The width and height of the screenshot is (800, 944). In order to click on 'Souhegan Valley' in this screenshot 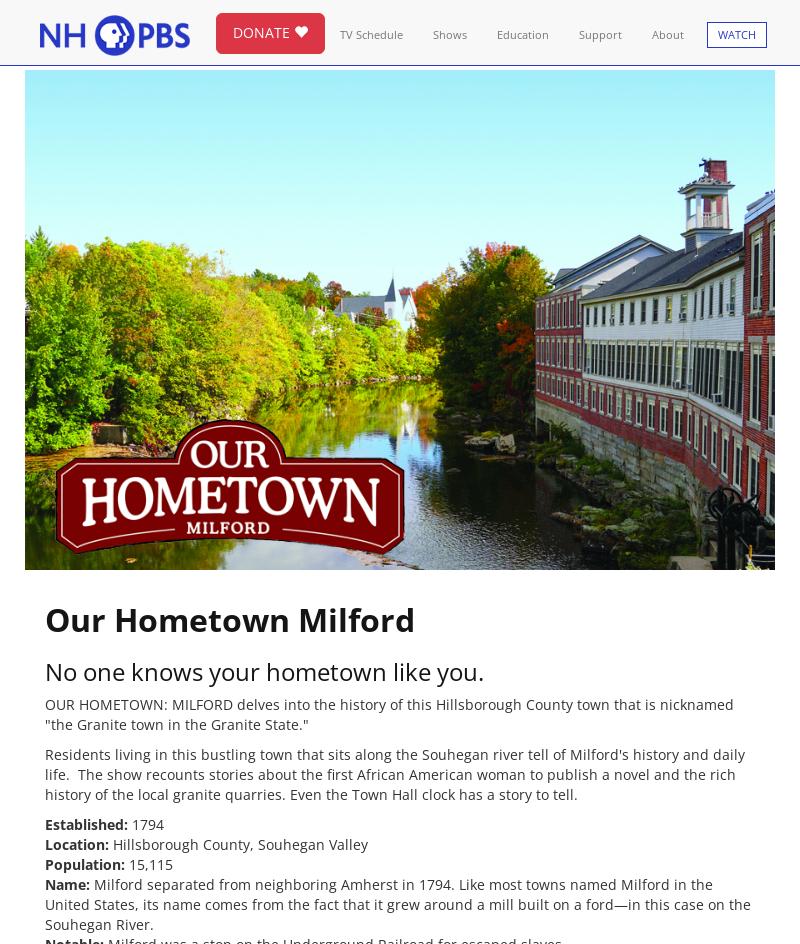, I will do `click(311, 843)`.